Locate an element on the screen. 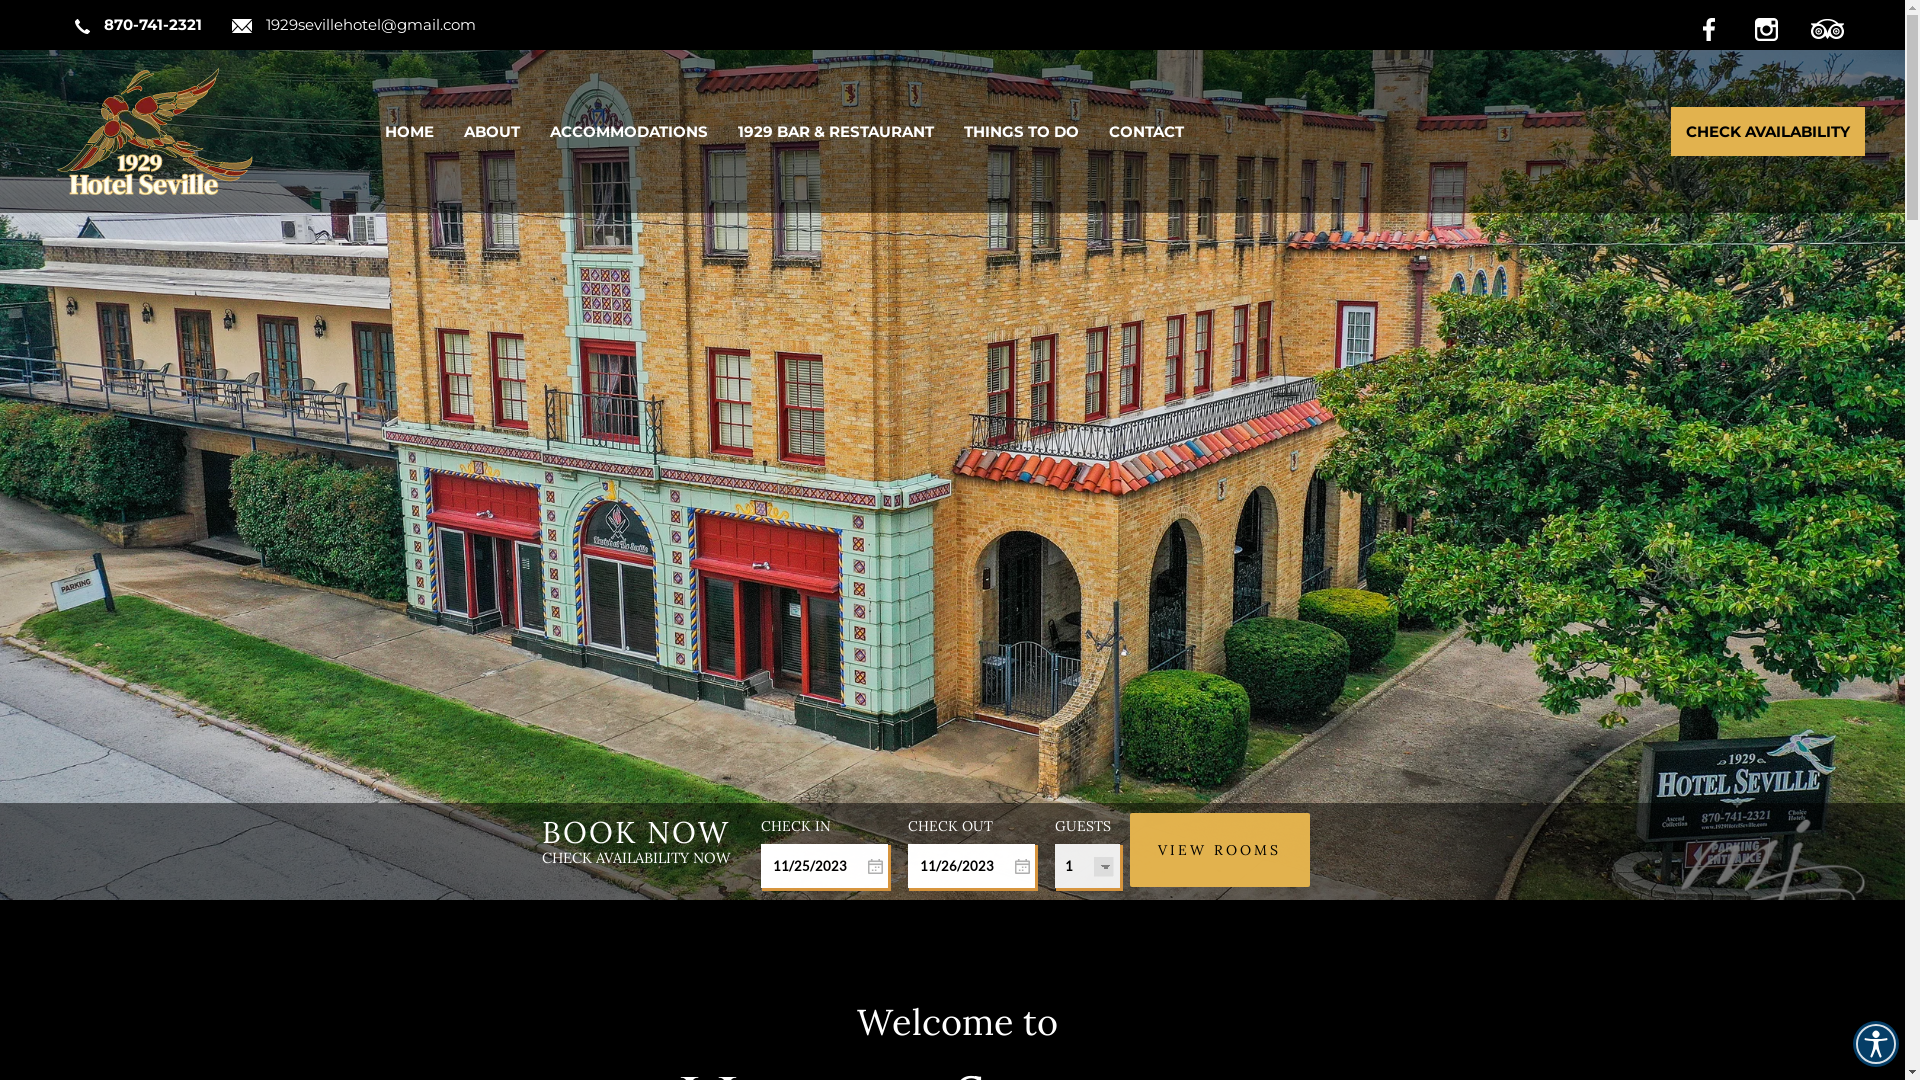 Image resolution: width=1920 pixels, height=1080 pixels. 'Start Date' is located at coordinates (824, 865).